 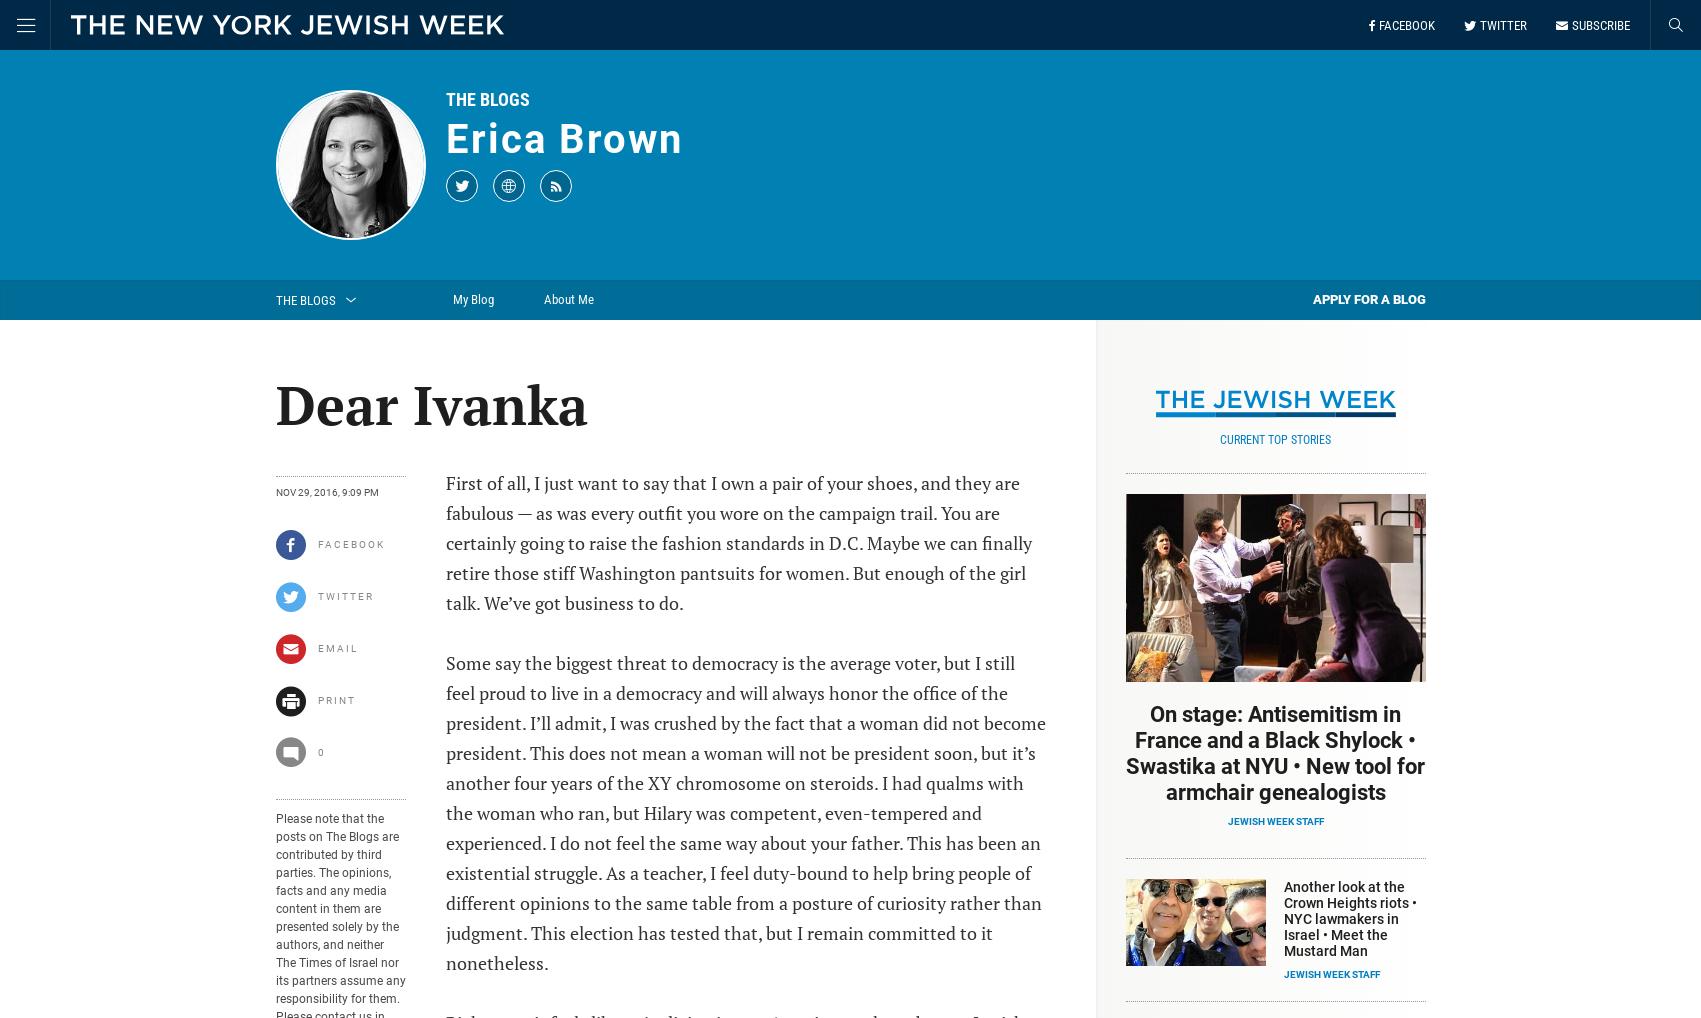 I want to click on 'email', so click(x=336, y=647).